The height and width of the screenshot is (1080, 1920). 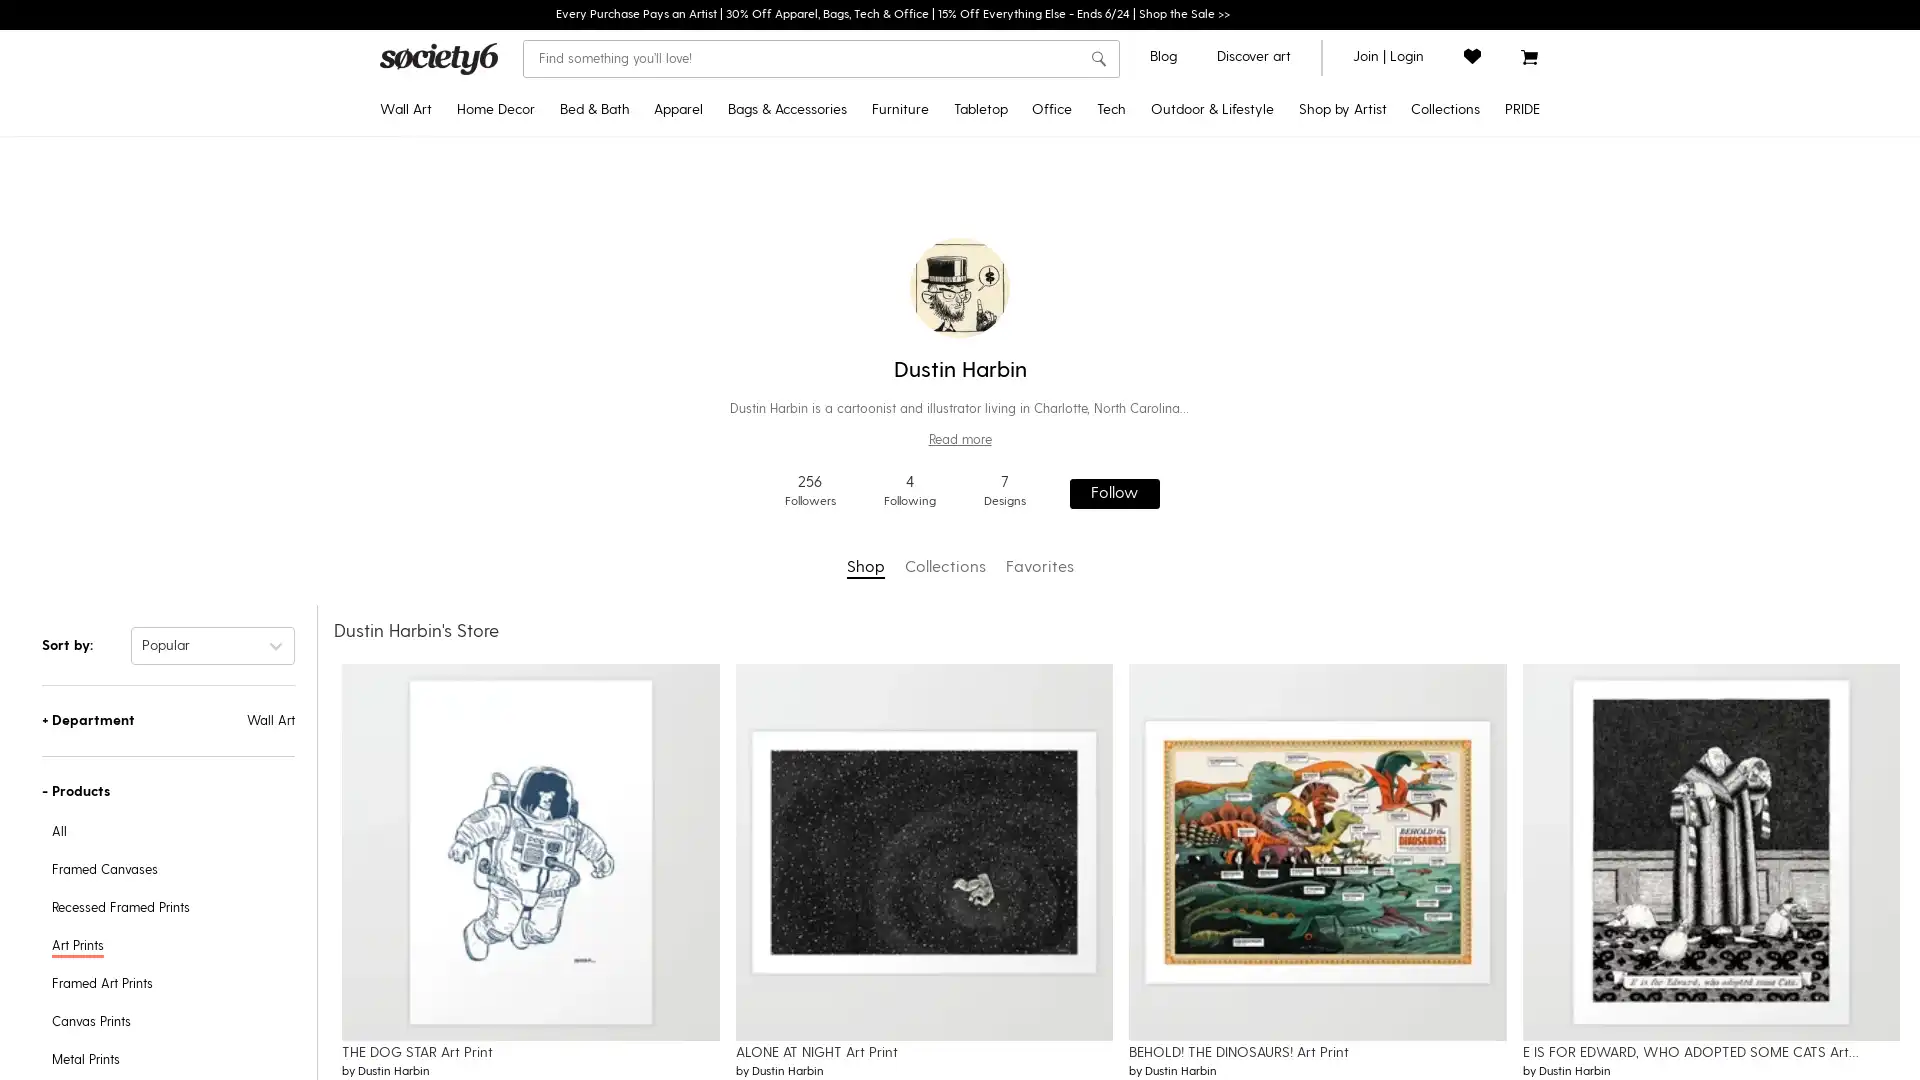 What do you see at coordinates (1238, 322) in the screenshot?
I see `Outdoor Throw Pillows` at bounding box center [1238, 322].